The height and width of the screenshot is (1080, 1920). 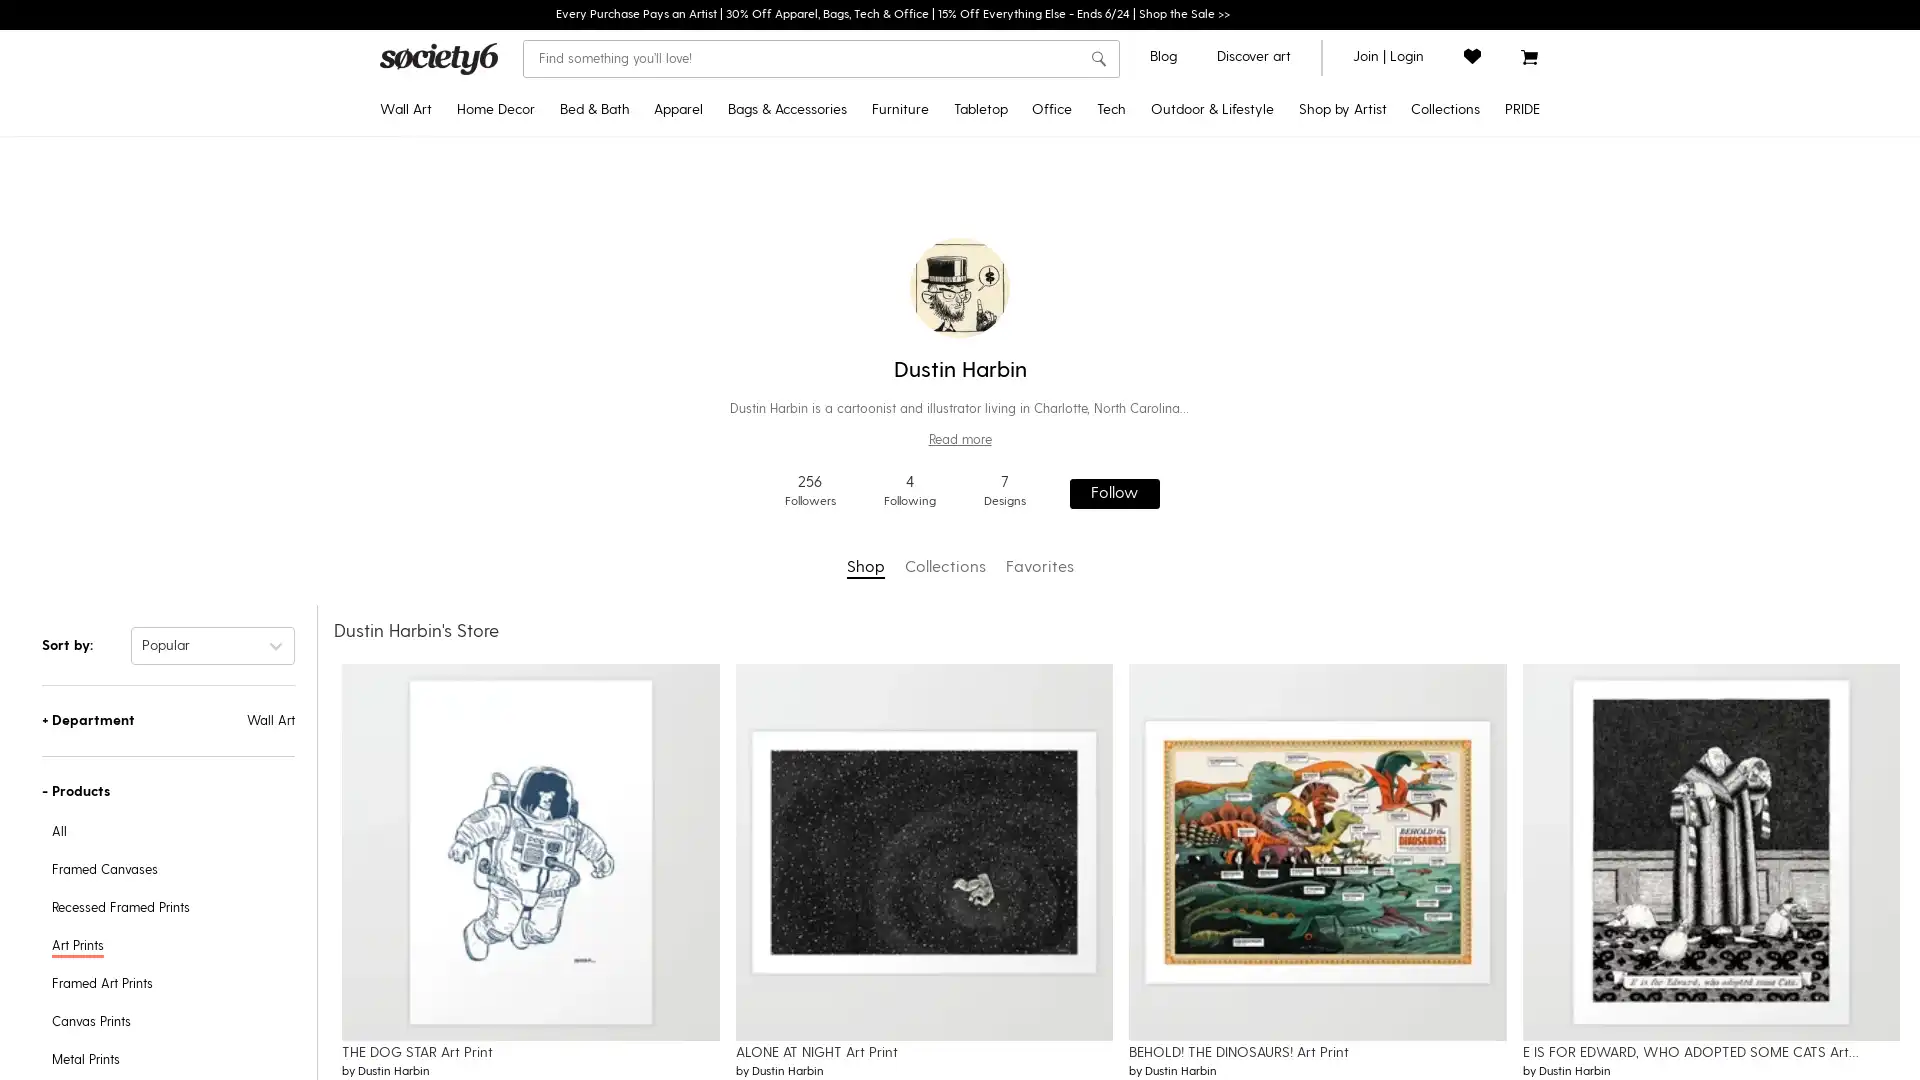 What do you see at coordinates (1238, 322) in the screenshot?
I see `Outdoor Throw Pillows` at bounding box center [1238, 322].